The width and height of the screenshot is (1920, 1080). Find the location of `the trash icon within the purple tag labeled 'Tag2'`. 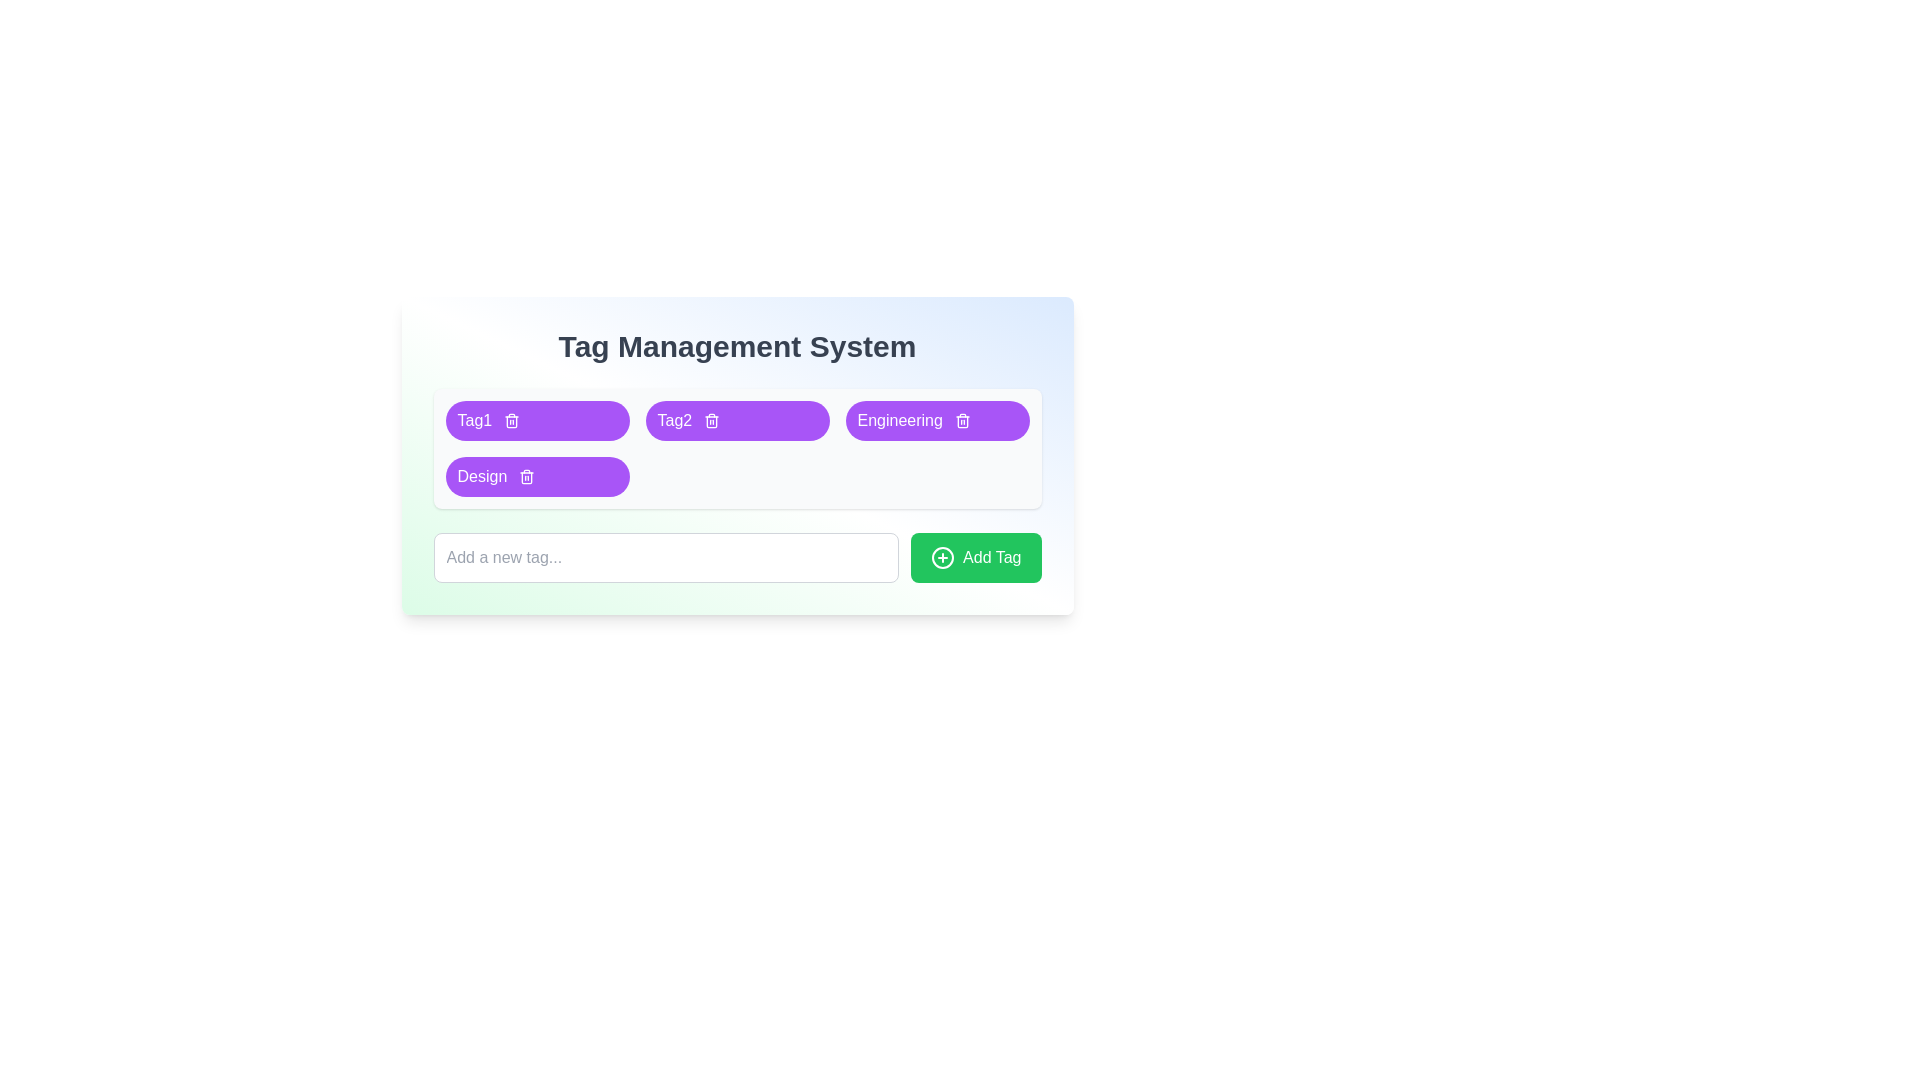

the trash icon within the purple tag labeled 'Tag2' is located at coordinates (712, 421).